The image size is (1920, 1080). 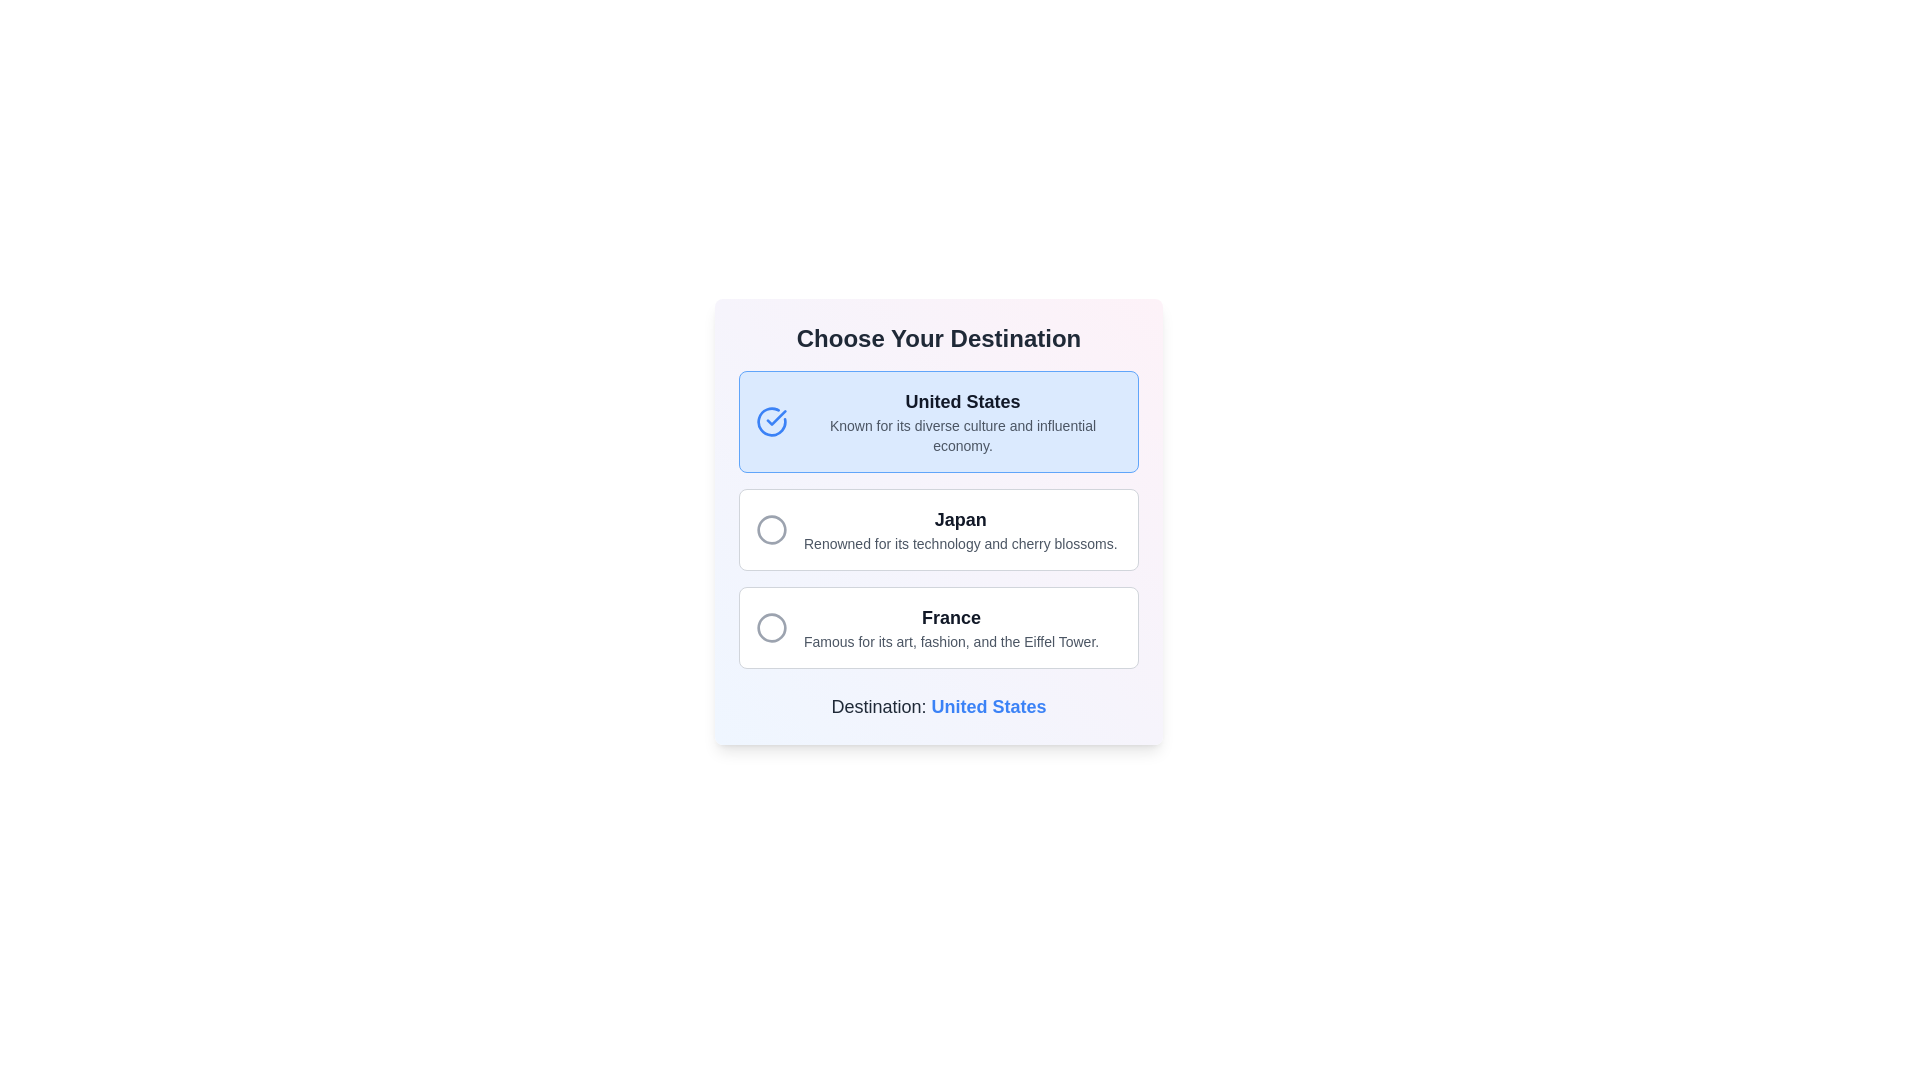 What do you see at coordinates (963, 434) in the screenshot?
I see `the text display that provides descriptive information about the 'United States' option in the list, located directly below the 'United States' text` at bounding box center [963, 434].